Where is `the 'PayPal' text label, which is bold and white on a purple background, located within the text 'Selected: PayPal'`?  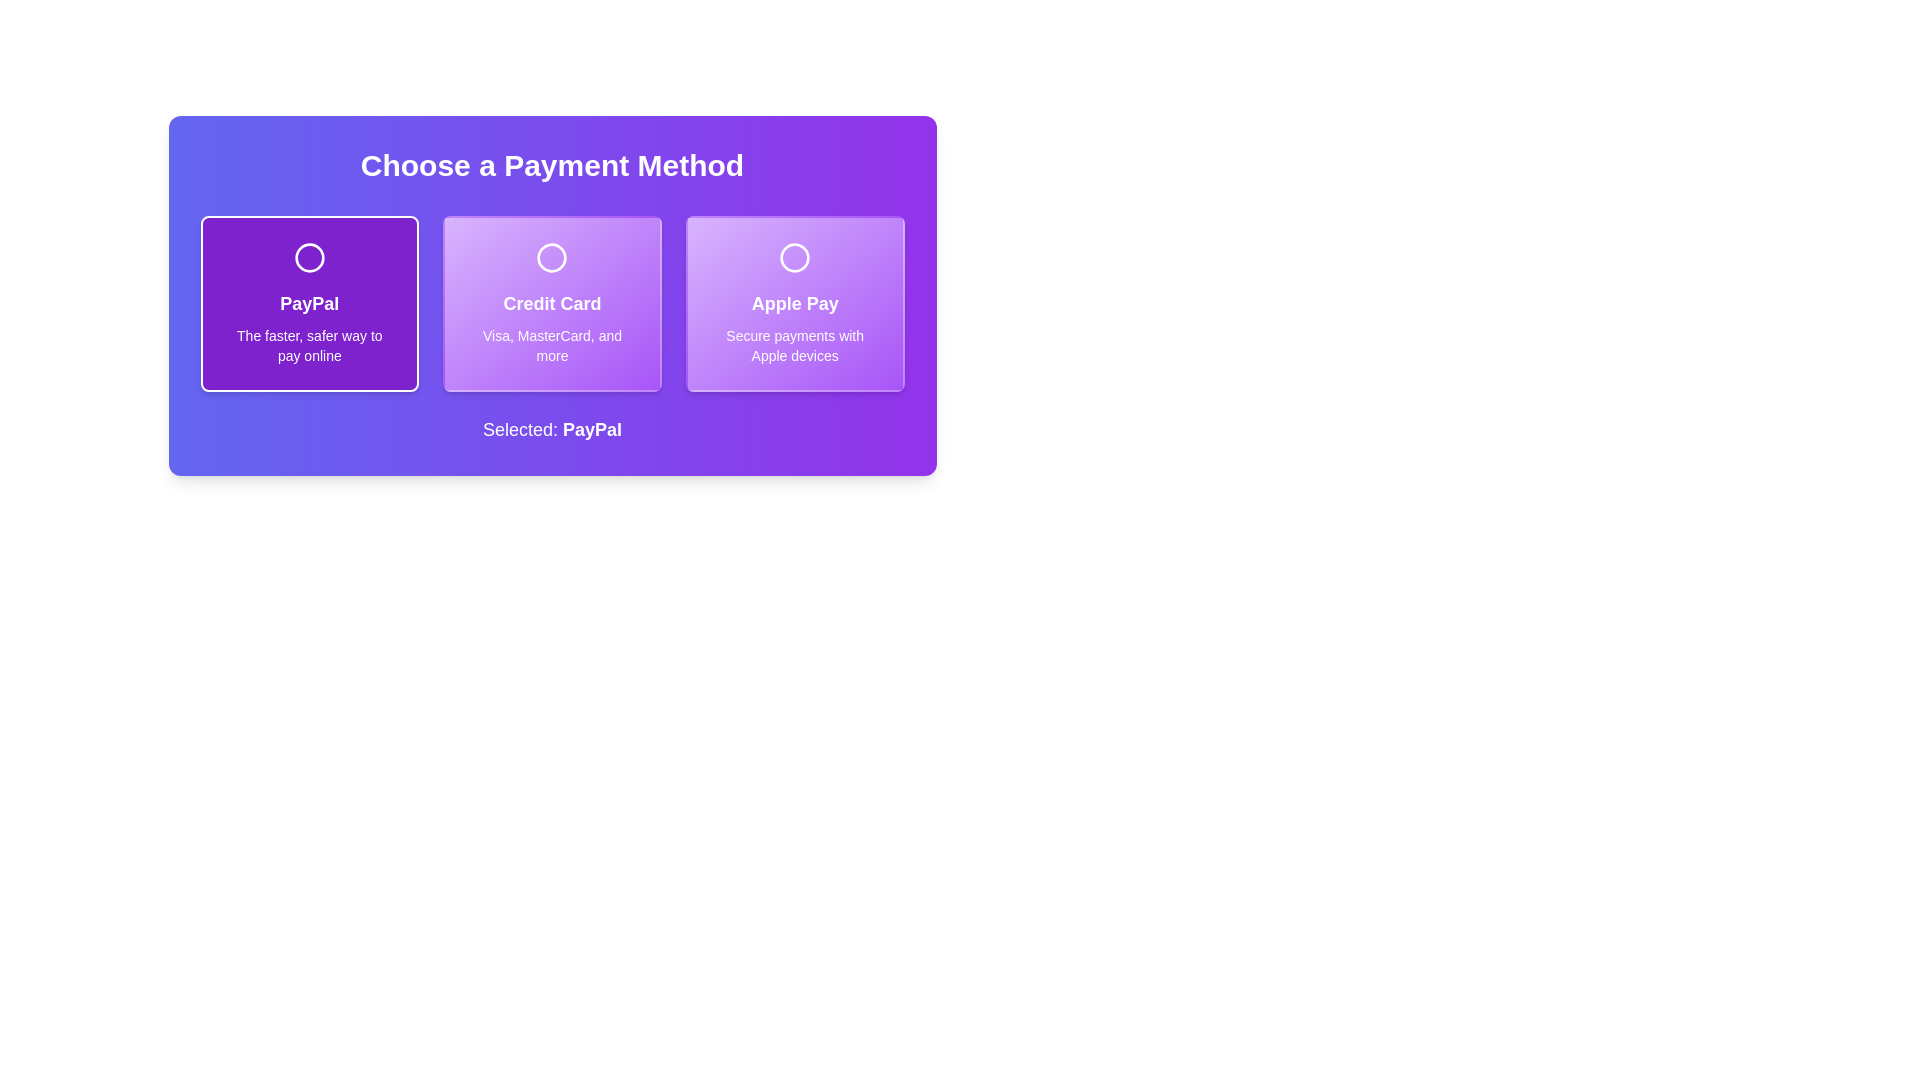 the 'PayPal' text label, which is bold and white on a purple background, located within the text 'Selected: PayPal' is located at coordinates (591, 428).